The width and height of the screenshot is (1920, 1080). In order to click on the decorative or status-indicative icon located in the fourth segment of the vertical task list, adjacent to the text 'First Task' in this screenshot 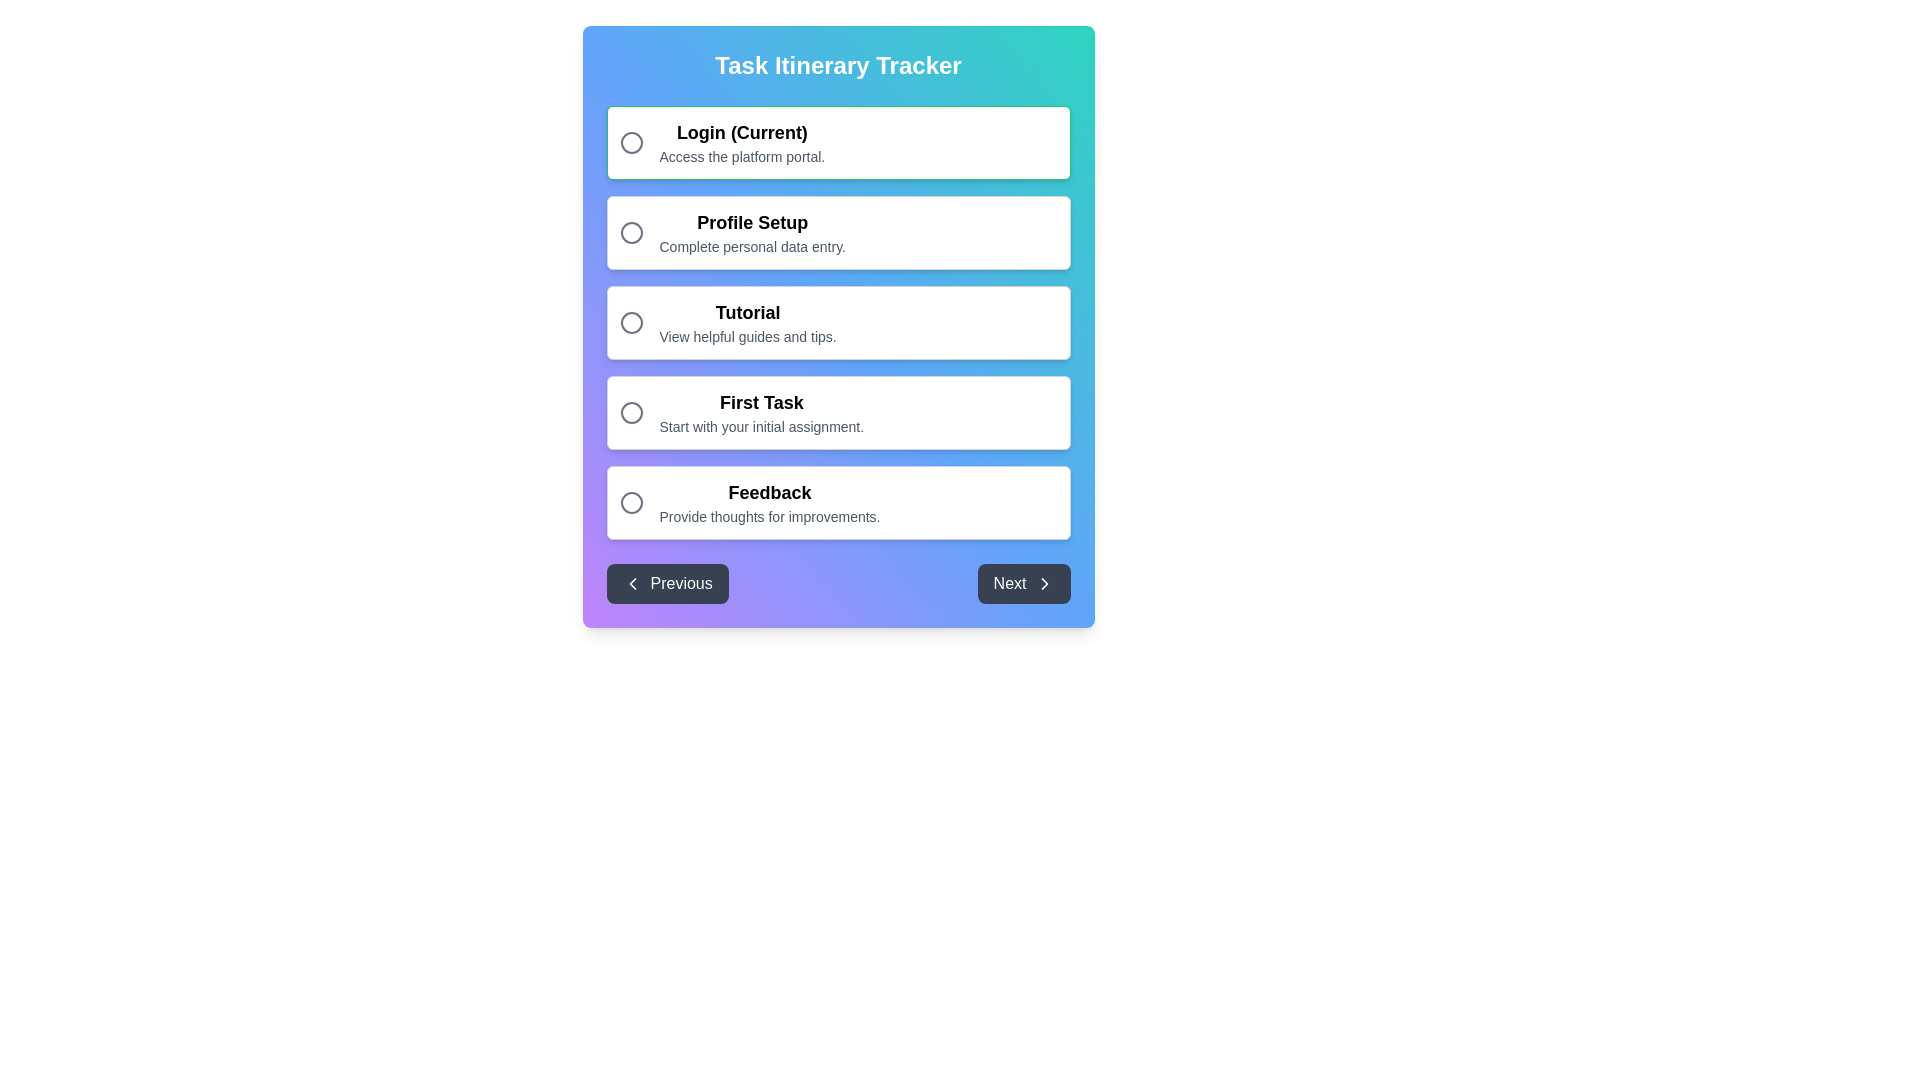, I will do `click(630, 411)`.